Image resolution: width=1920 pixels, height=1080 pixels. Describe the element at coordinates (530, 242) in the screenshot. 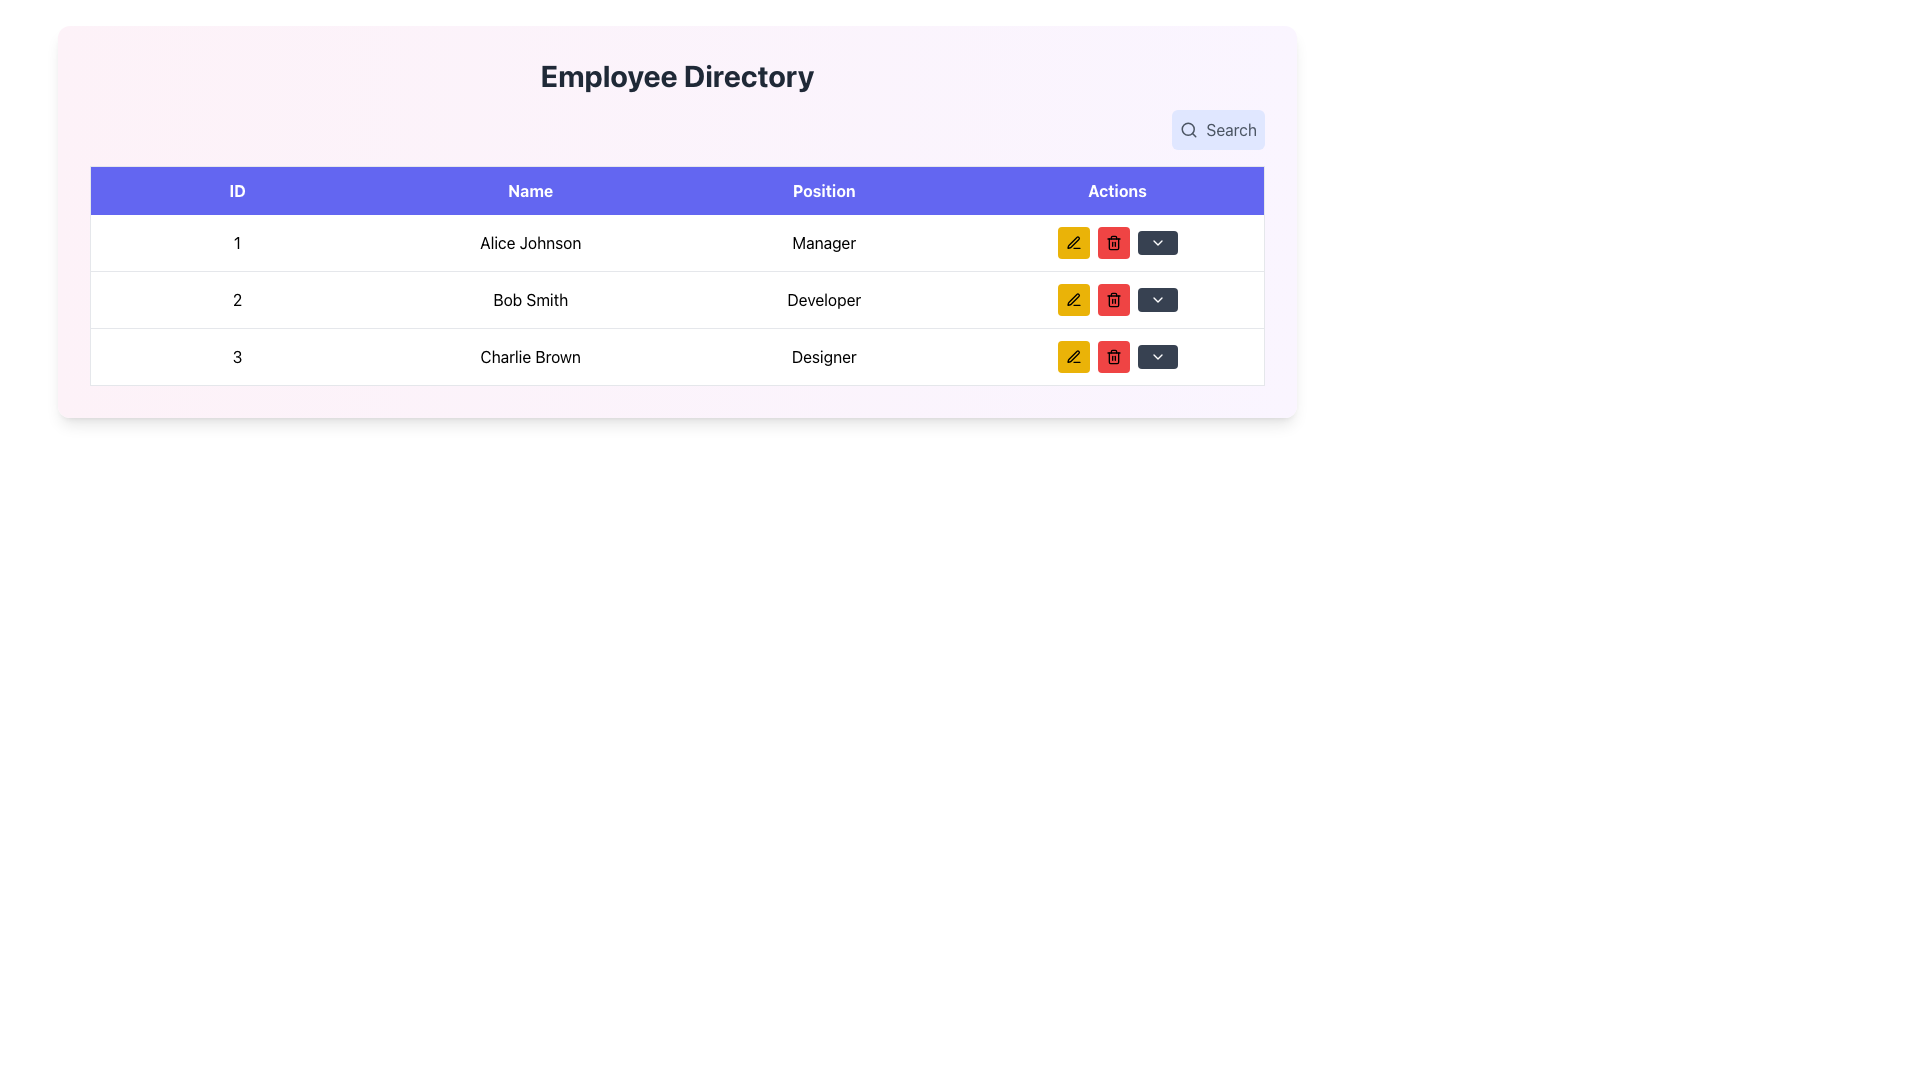

I see `the text label displaying the name 'Alice Johnson', which is located in the second column of the first row in the 'Employee Directory' table, between the 'ID' column and the 'Position' column` at that location.